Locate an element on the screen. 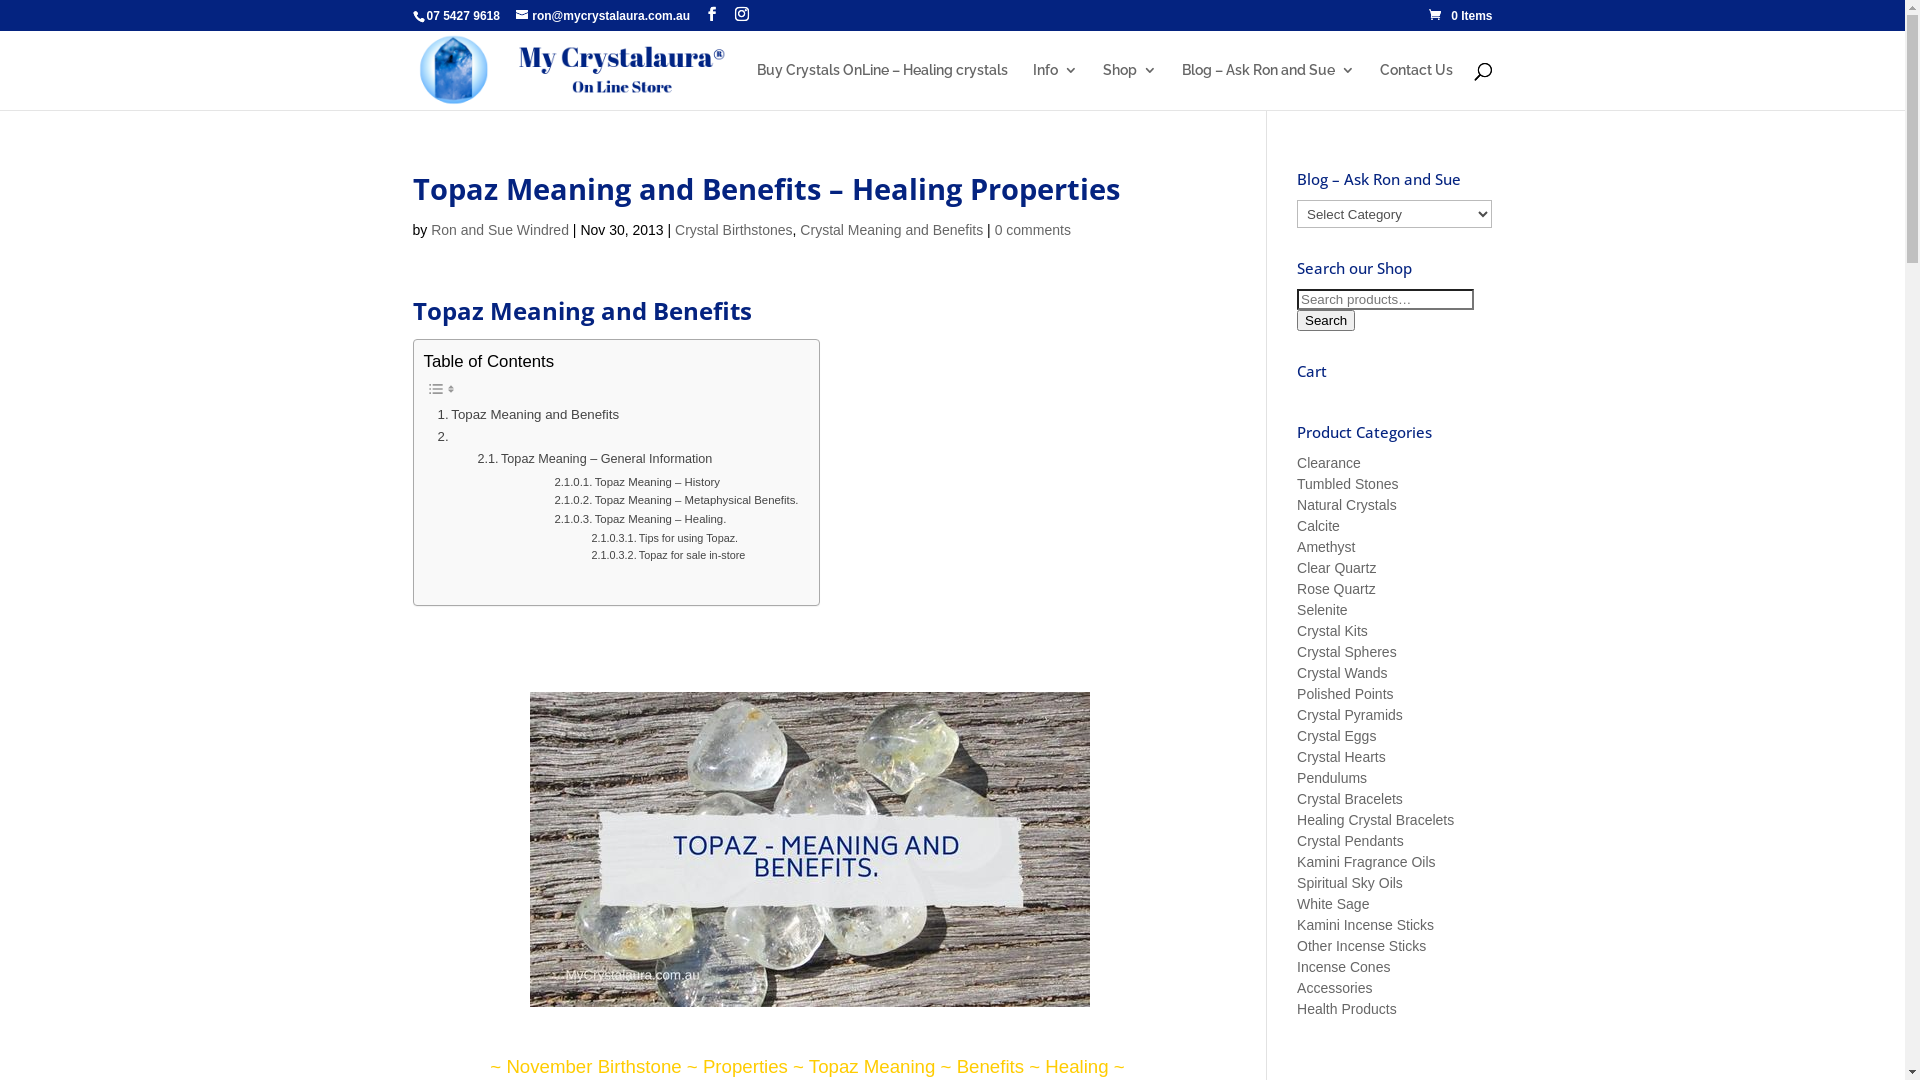 This screenshot has height=1080, width=1920. 'Health Products' is located at coordinates (1347, 1009).